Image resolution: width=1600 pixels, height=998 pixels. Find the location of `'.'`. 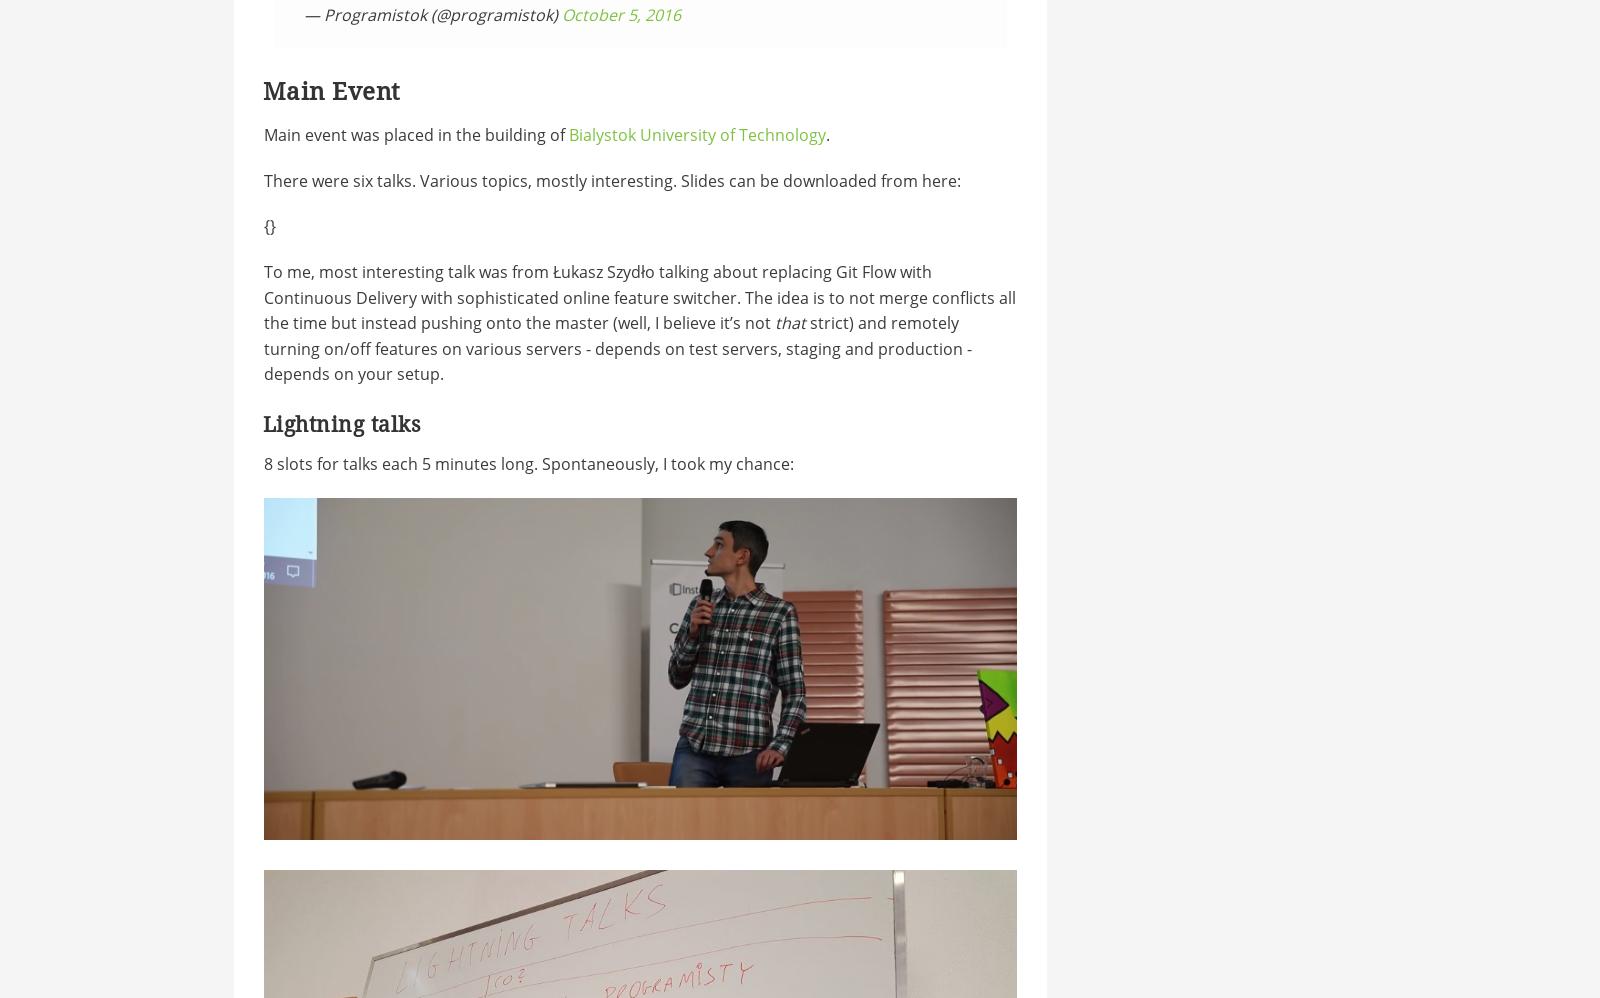

'.' is located at coordinates (826, 135).